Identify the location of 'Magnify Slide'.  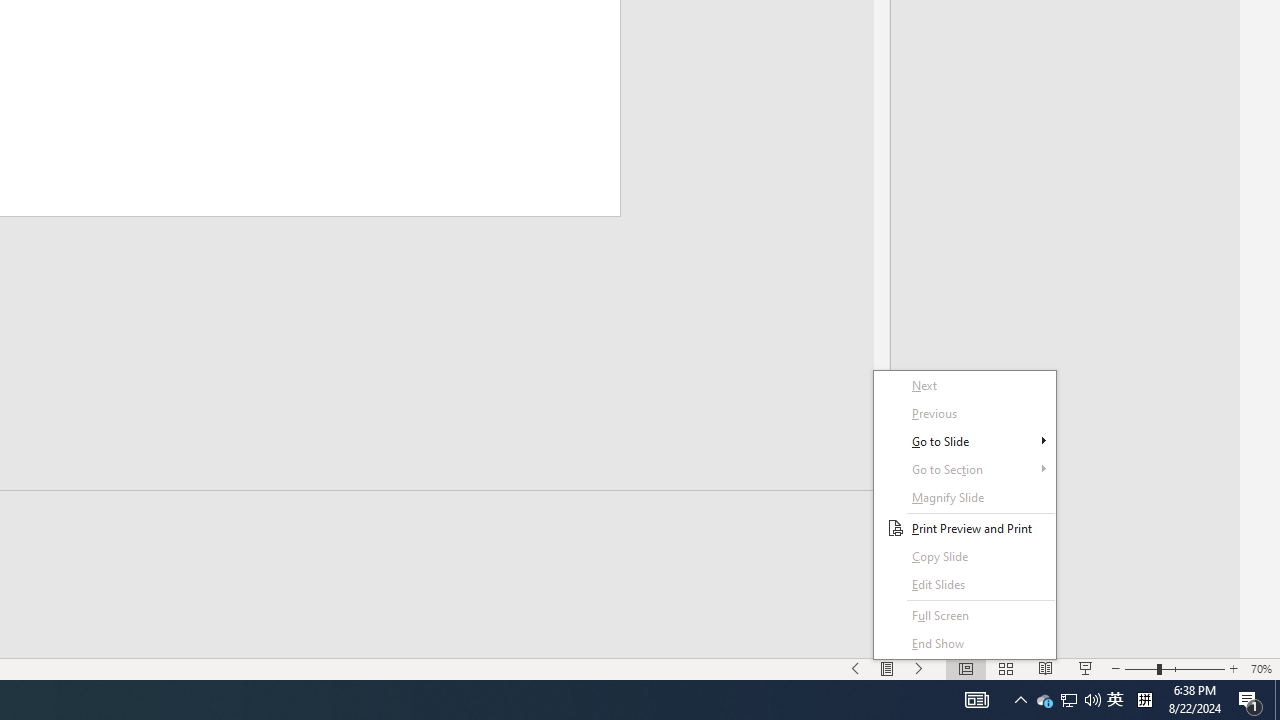
(965, 496).